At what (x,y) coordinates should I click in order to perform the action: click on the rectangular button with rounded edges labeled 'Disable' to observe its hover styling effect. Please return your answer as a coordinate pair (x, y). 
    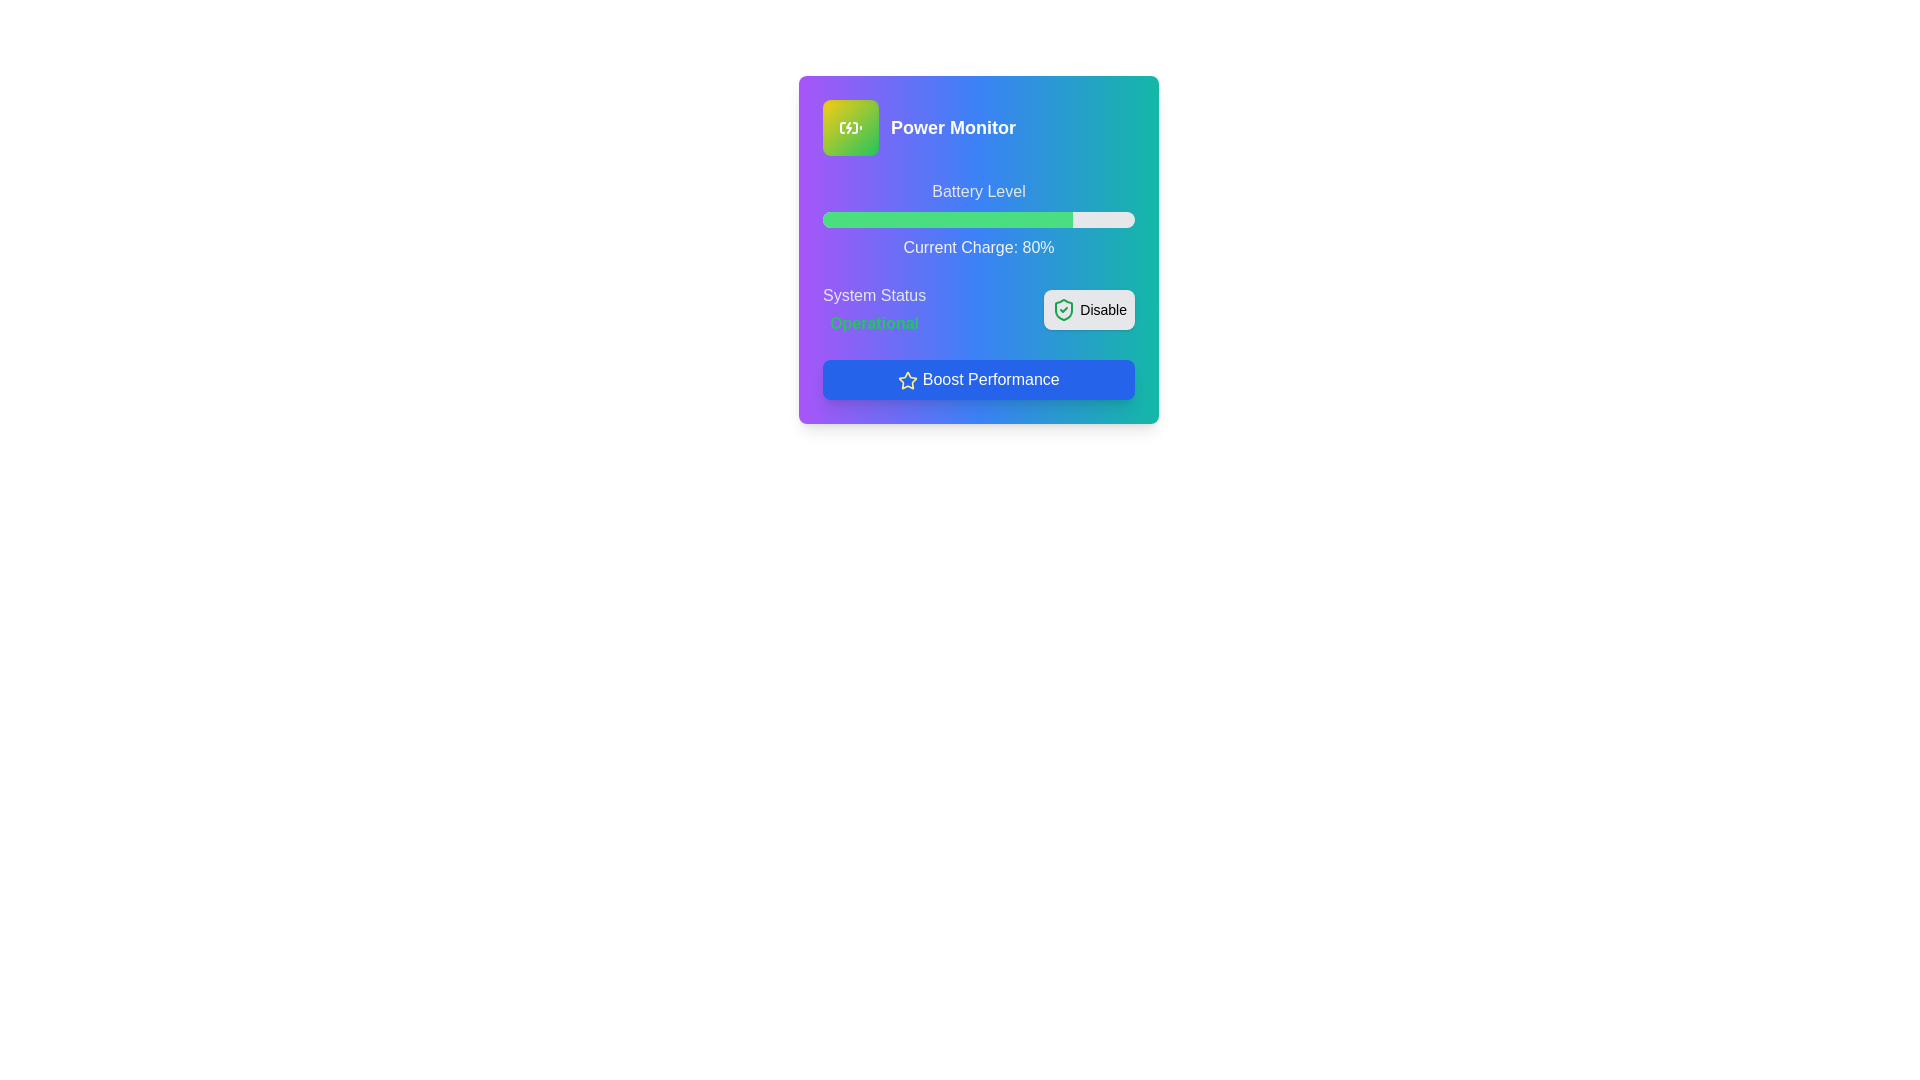
    Looking at the image, I should click on (1088, 309).